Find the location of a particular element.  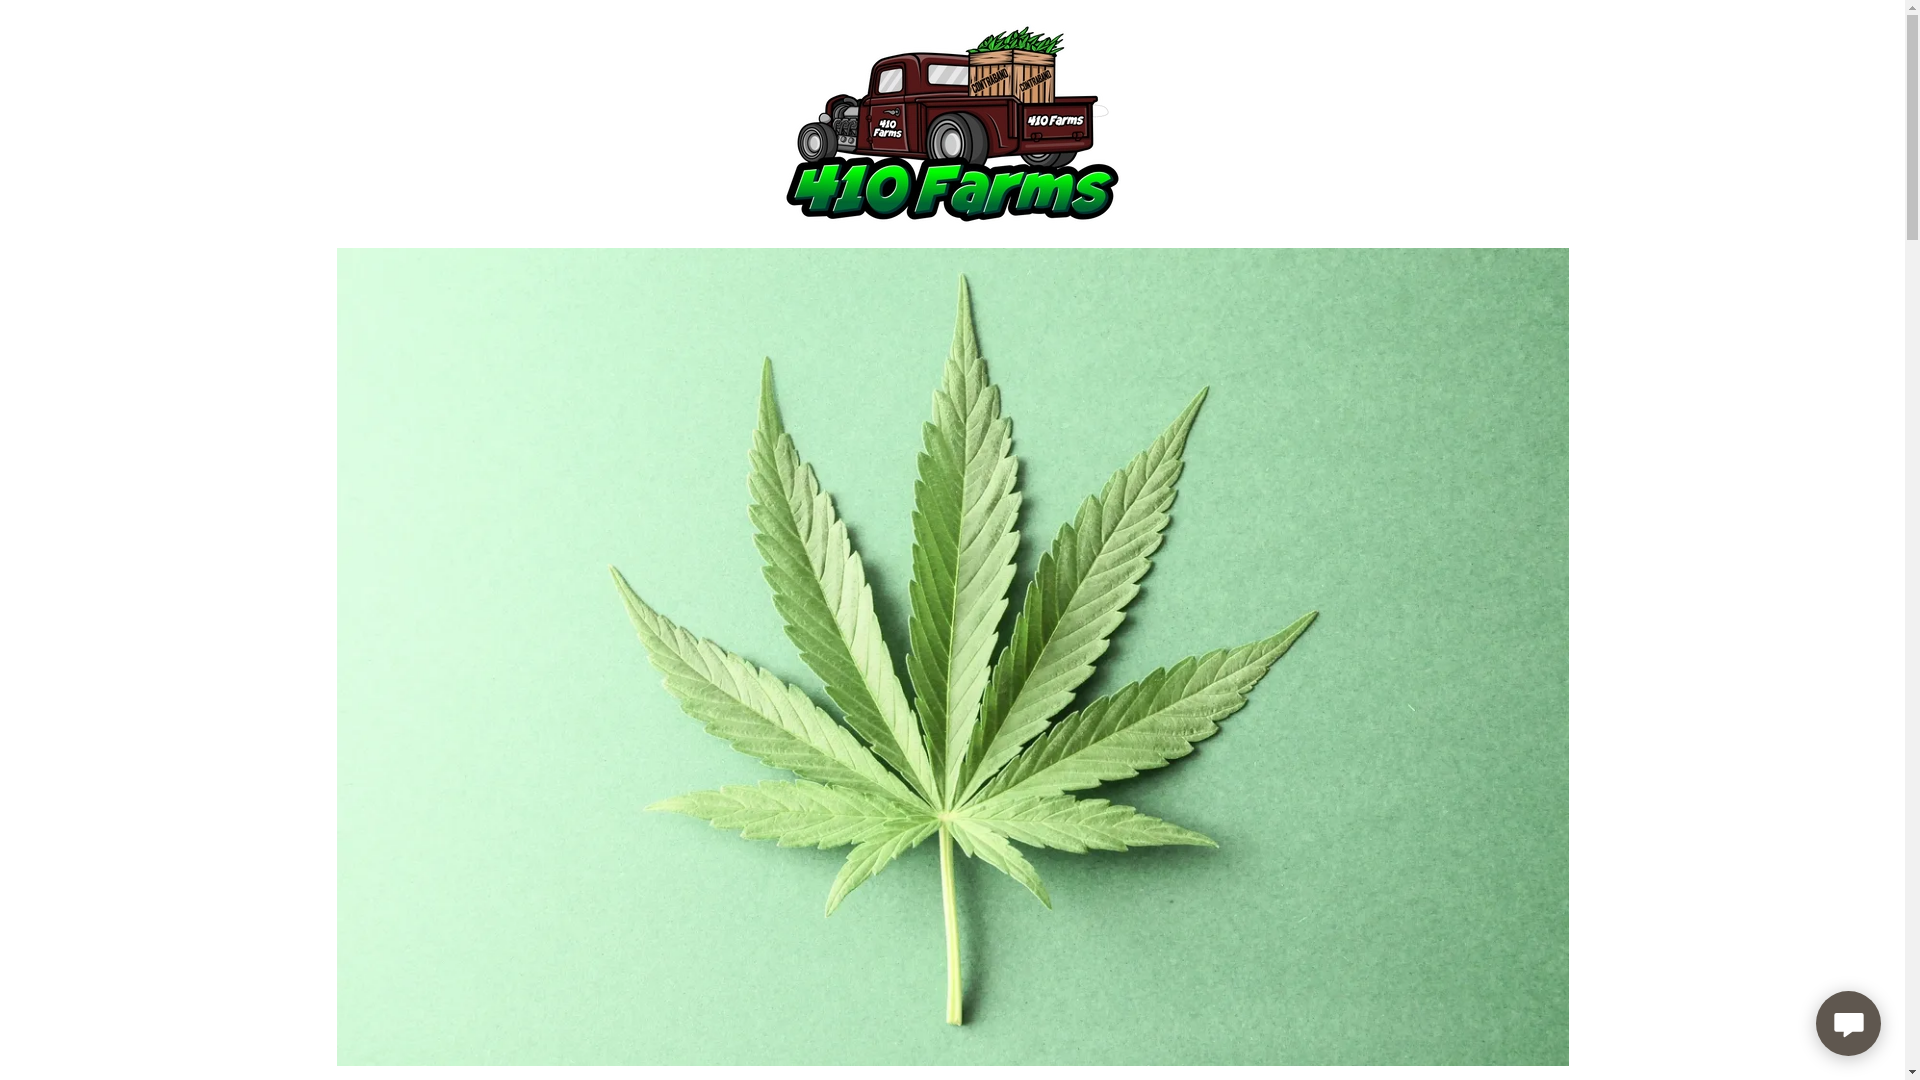

'410 Farms' is located at coordinates (951, 122).